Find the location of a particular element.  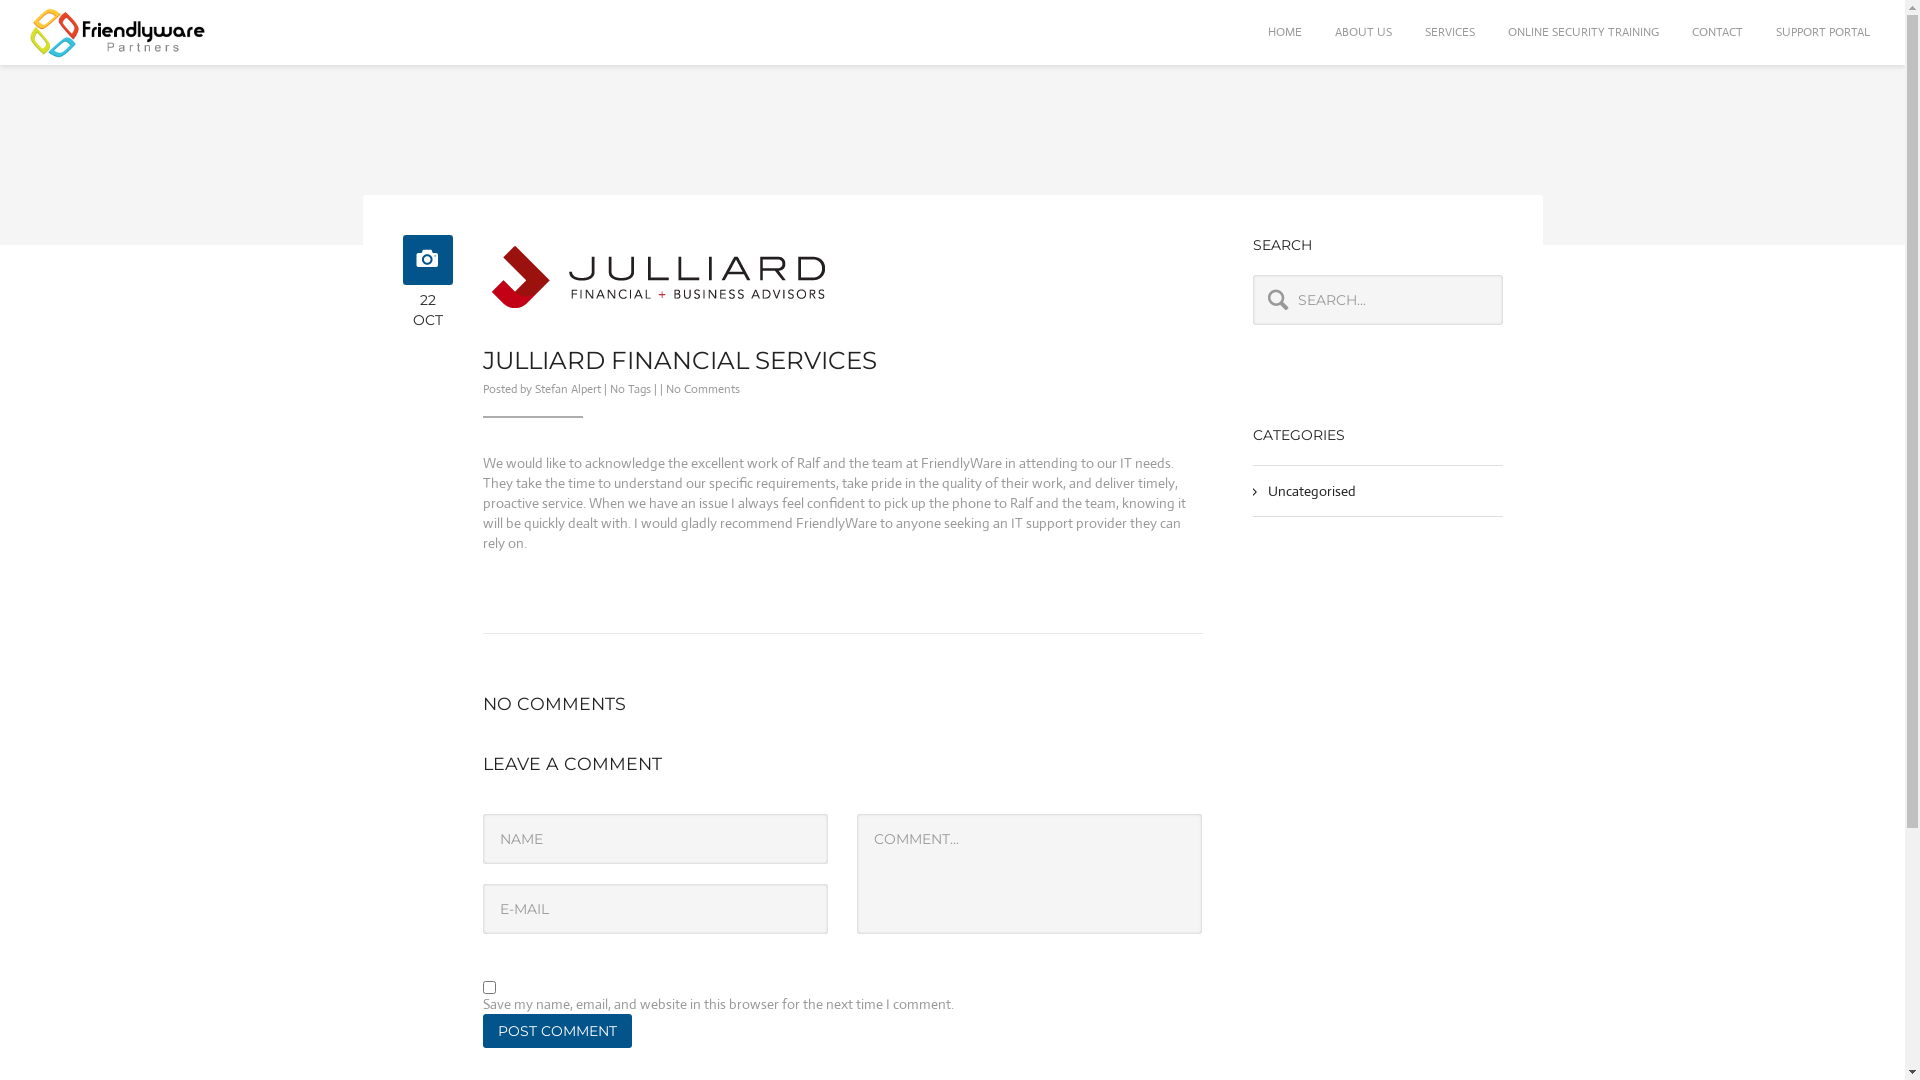

'ABOUT US' is located at coordinates (1362, 32).